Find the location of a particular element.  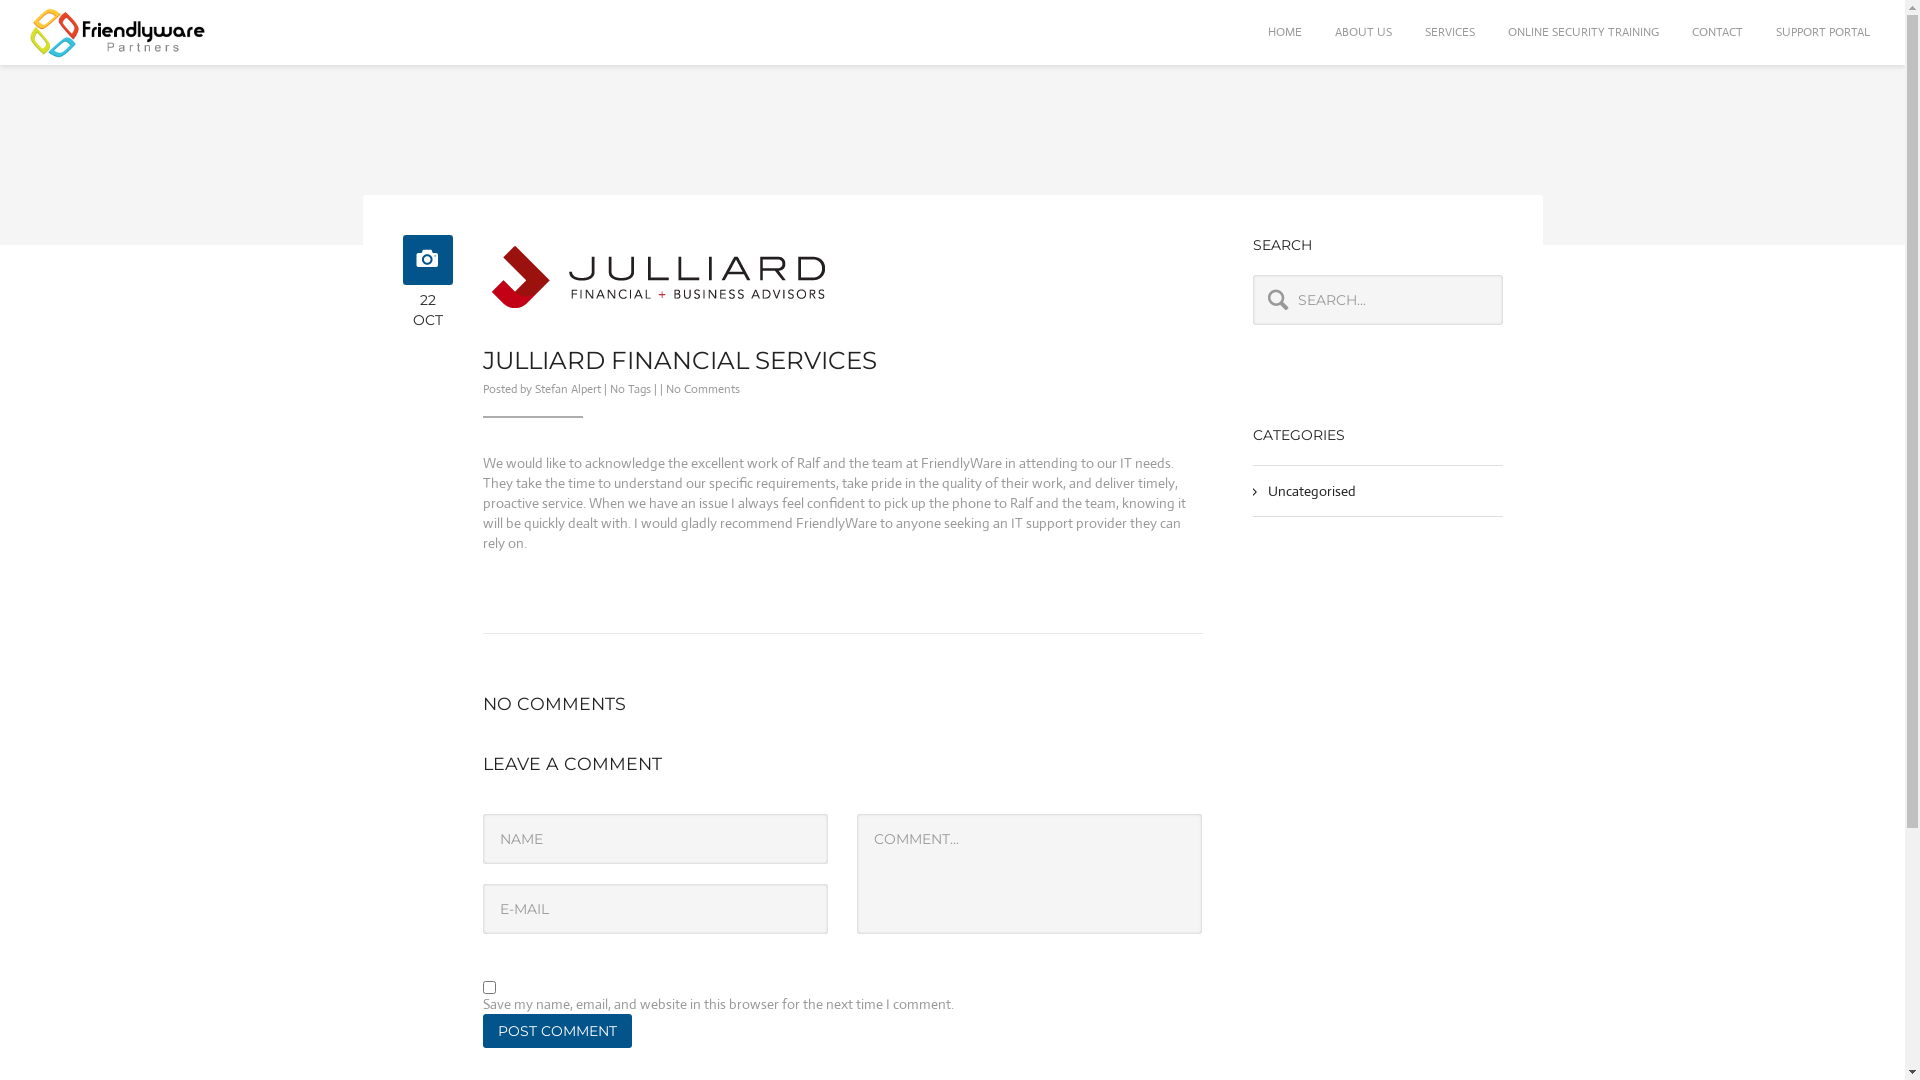

'ABOUT US' is located at coordinates (1362, 32).